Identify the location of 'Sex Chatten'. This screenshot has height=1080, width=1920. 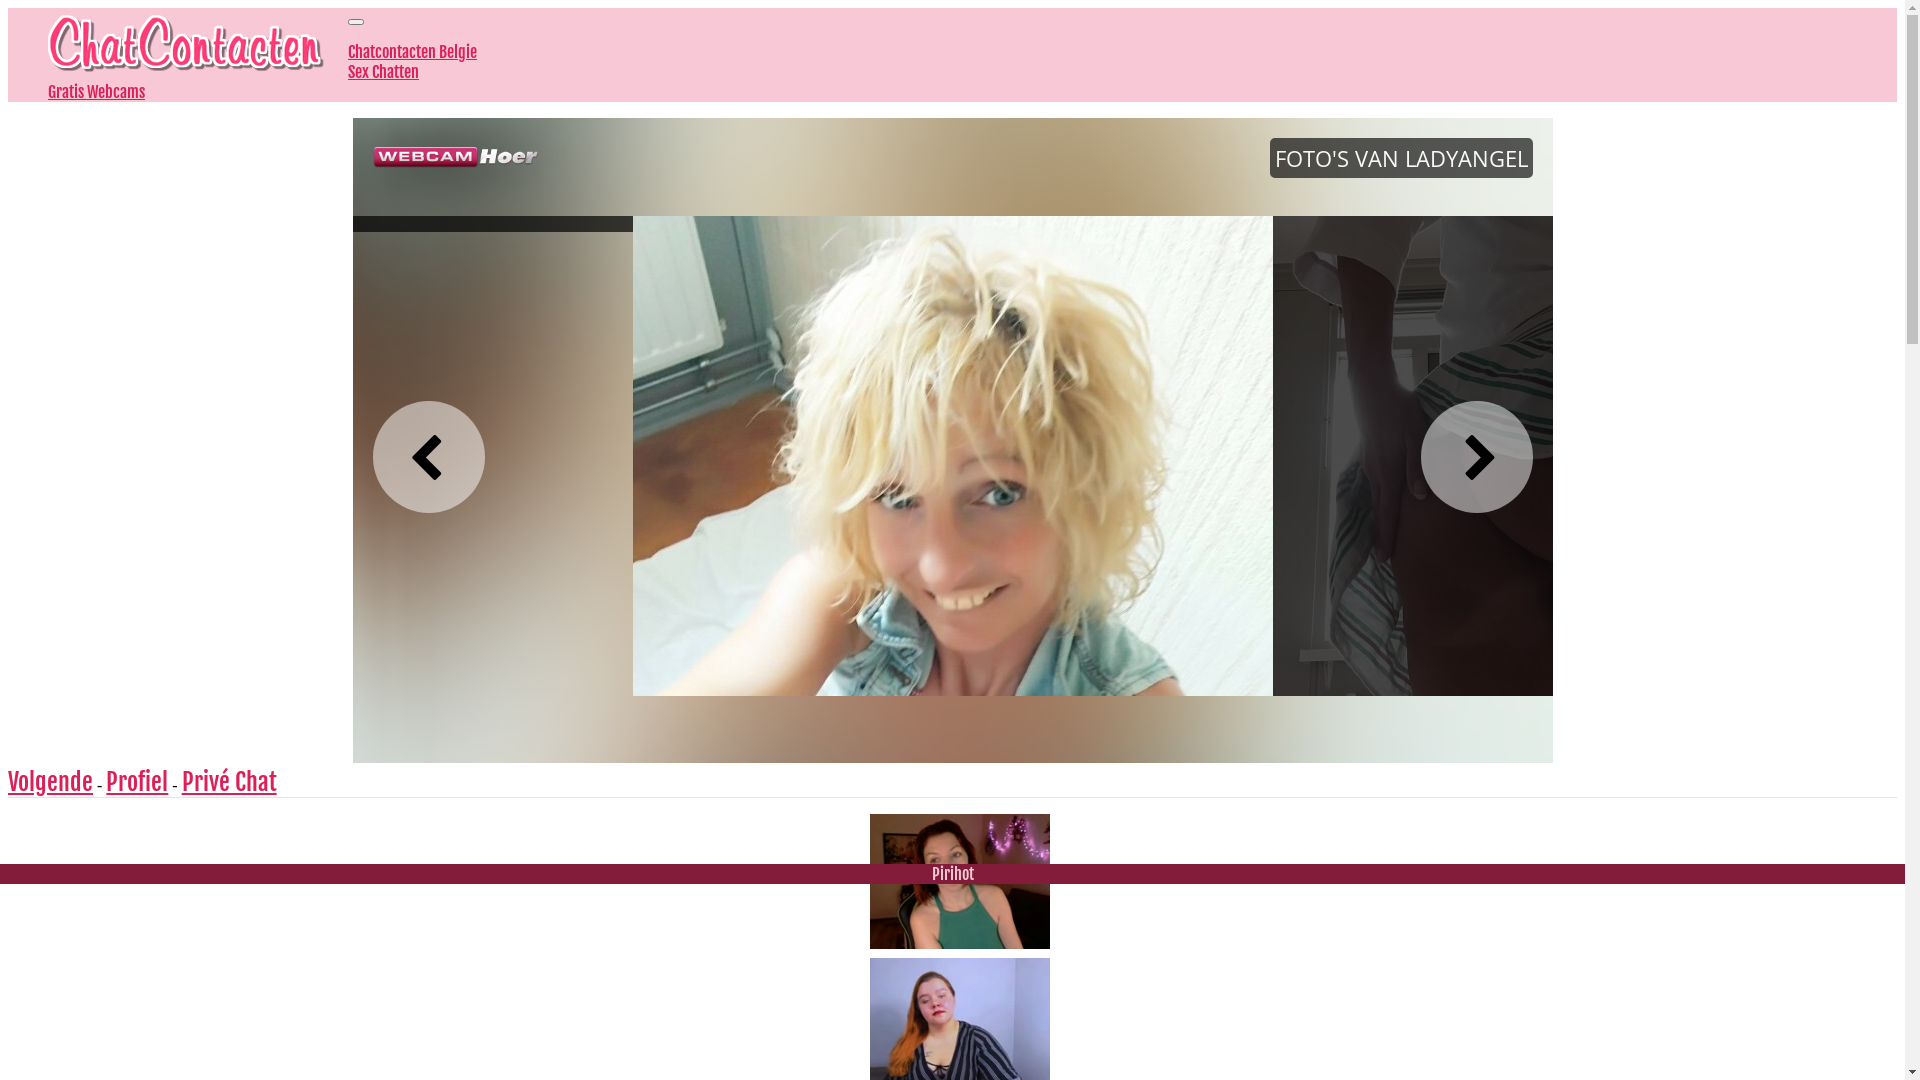
(383, 71).